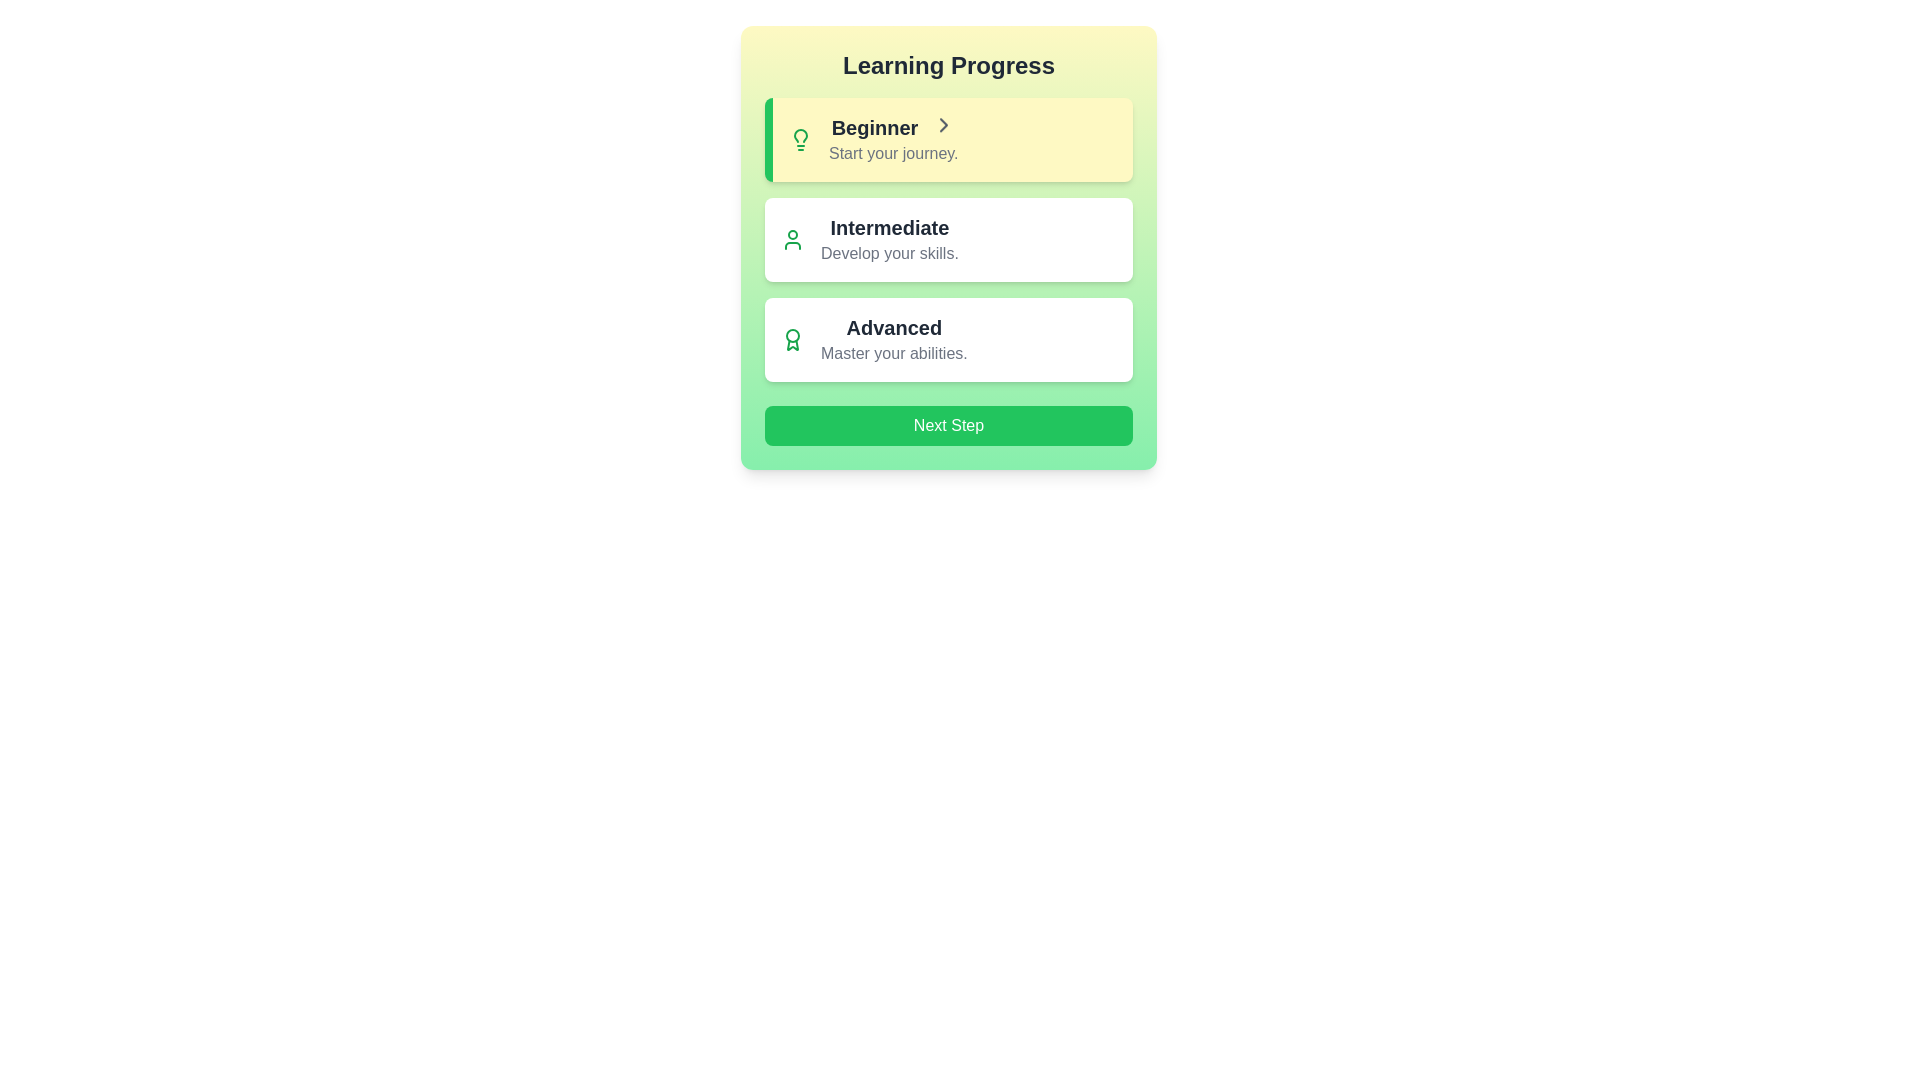  Describe the element at coordinates (948, 238) in the screenshot. I see `the 'Intermediate' button in the 'Learning Progress' section` at that location.